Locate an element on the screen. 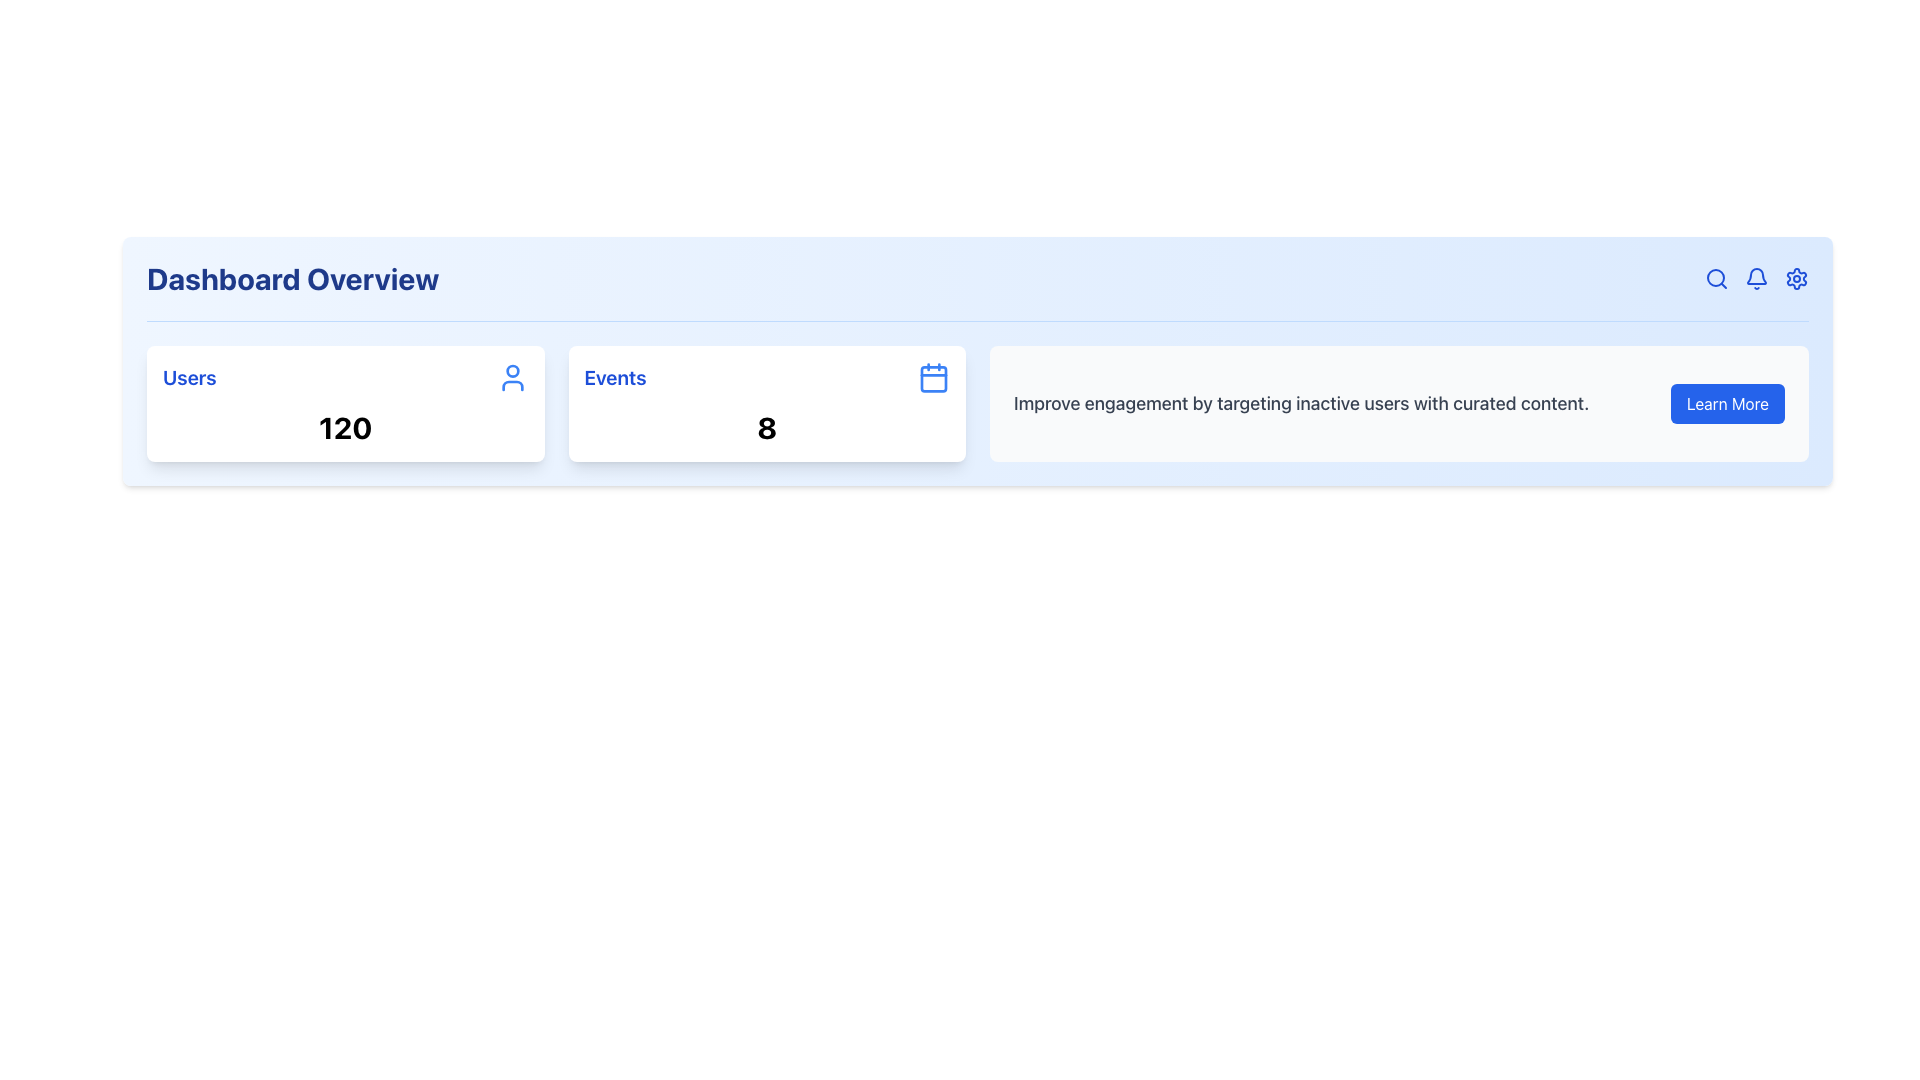 The height and width of the screenshot is (1080, 1920). the middle notification icon in the upper right corner of the dashboard header is located at coordinates (1755, 278).